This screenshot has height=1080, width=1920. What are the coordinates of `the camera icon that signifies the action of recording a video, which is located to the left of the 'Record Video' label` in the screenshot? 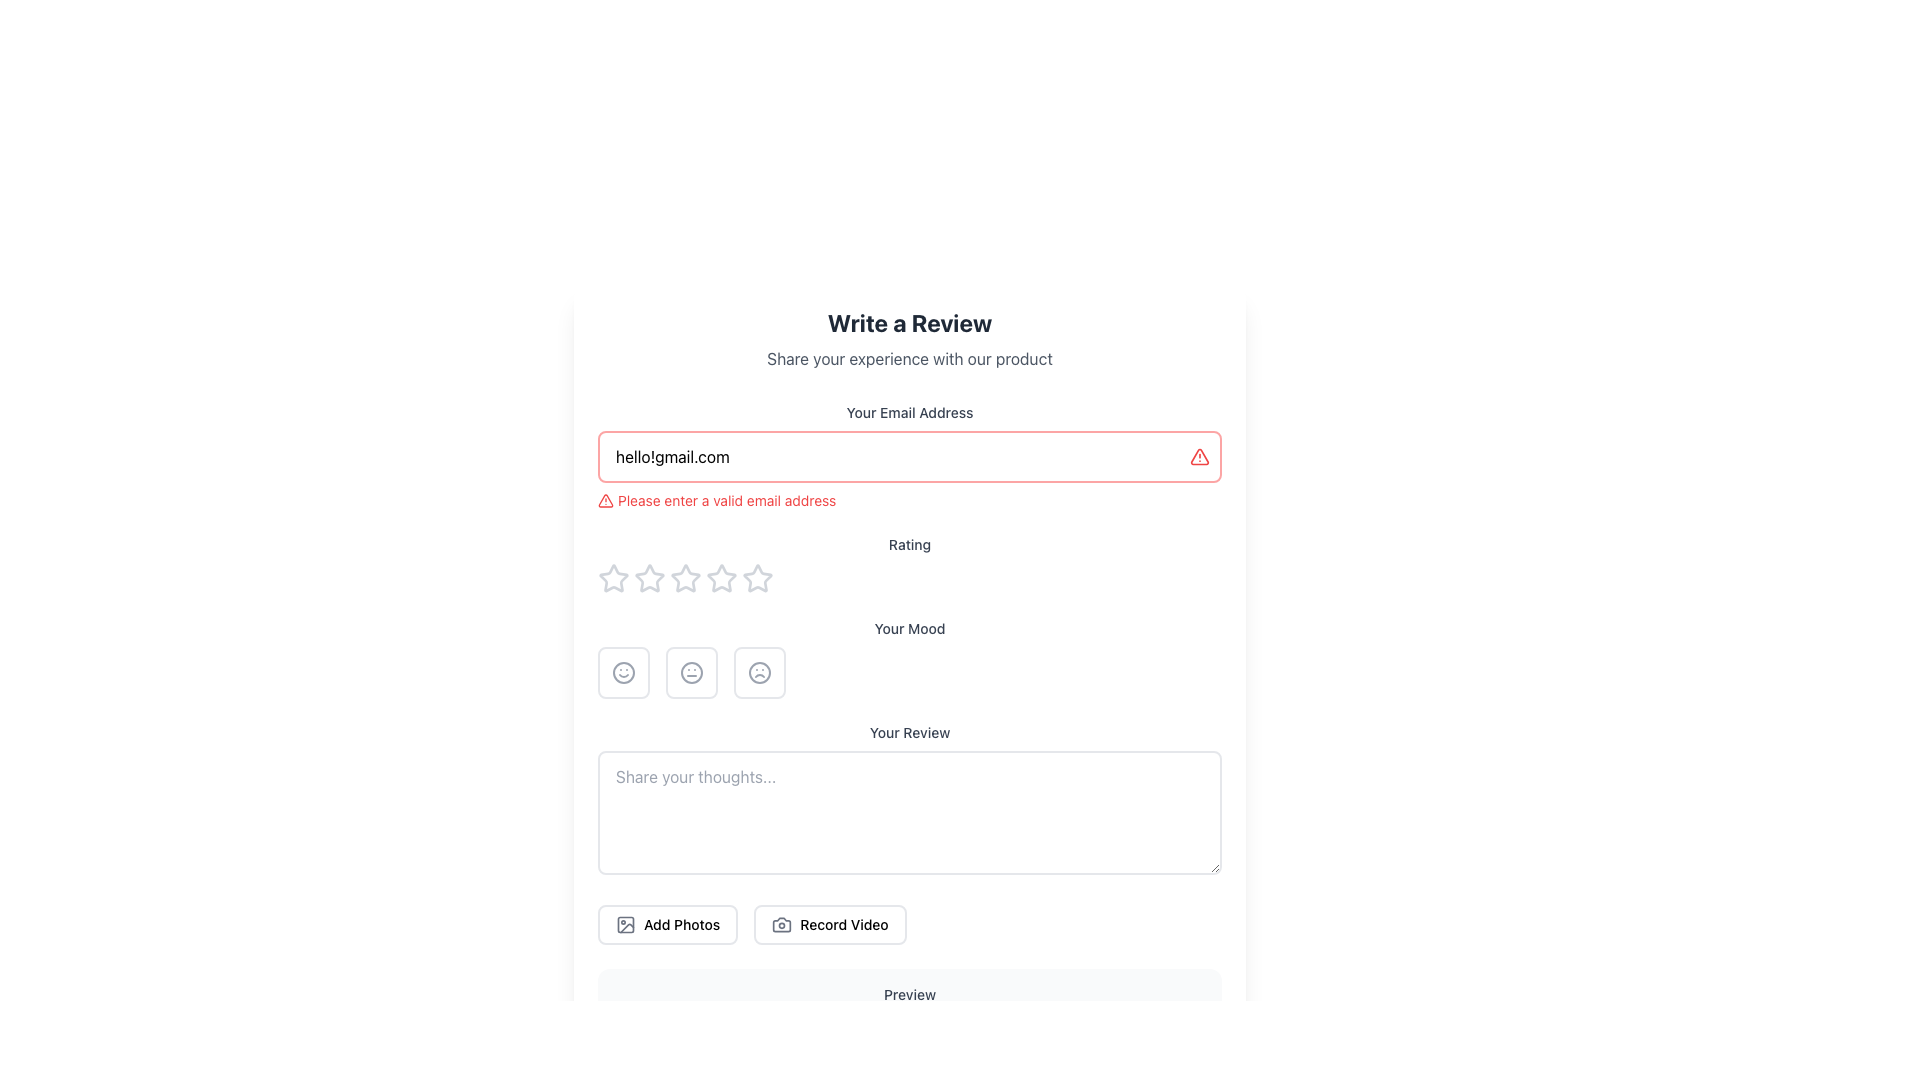 It's located at (781, 925).